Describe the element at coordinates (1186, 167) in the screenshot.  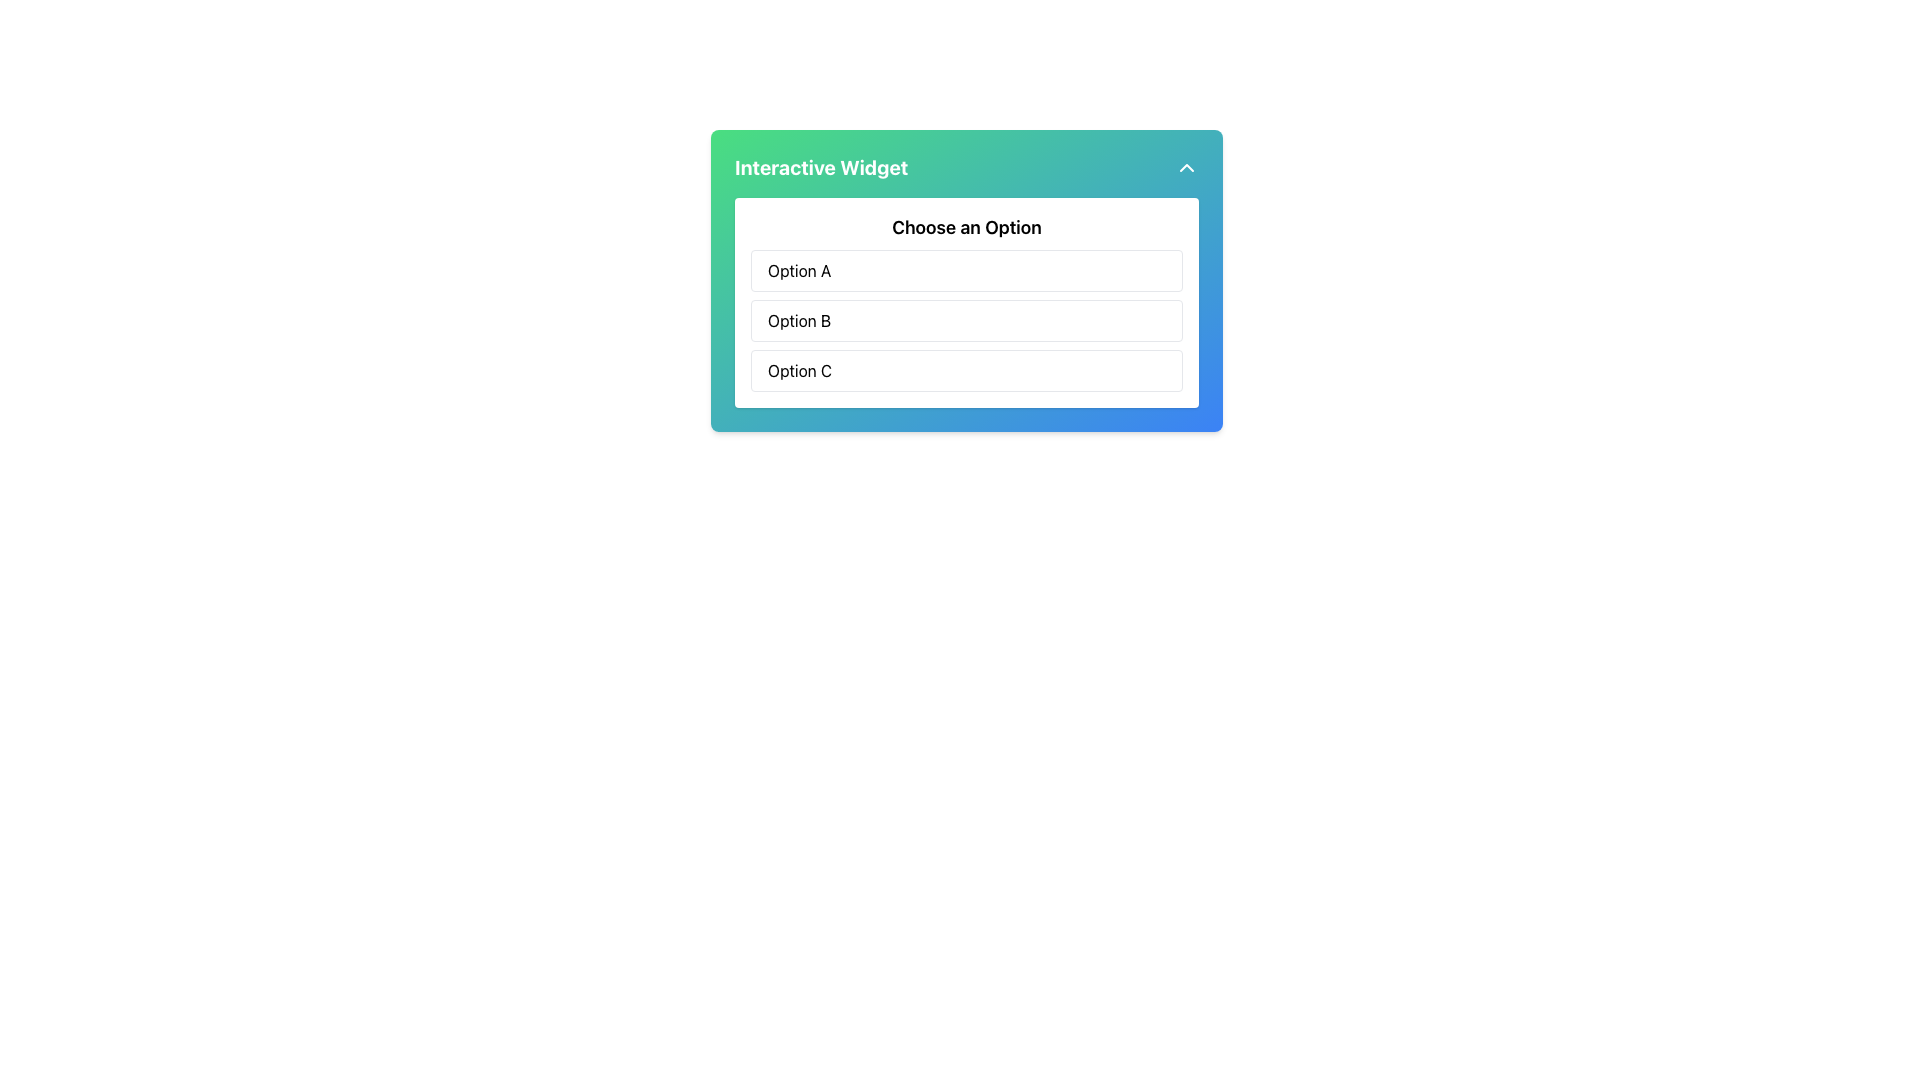
I see `the IconButton located in the top-right corner of the 'Interactive Widget' interface` at that location.